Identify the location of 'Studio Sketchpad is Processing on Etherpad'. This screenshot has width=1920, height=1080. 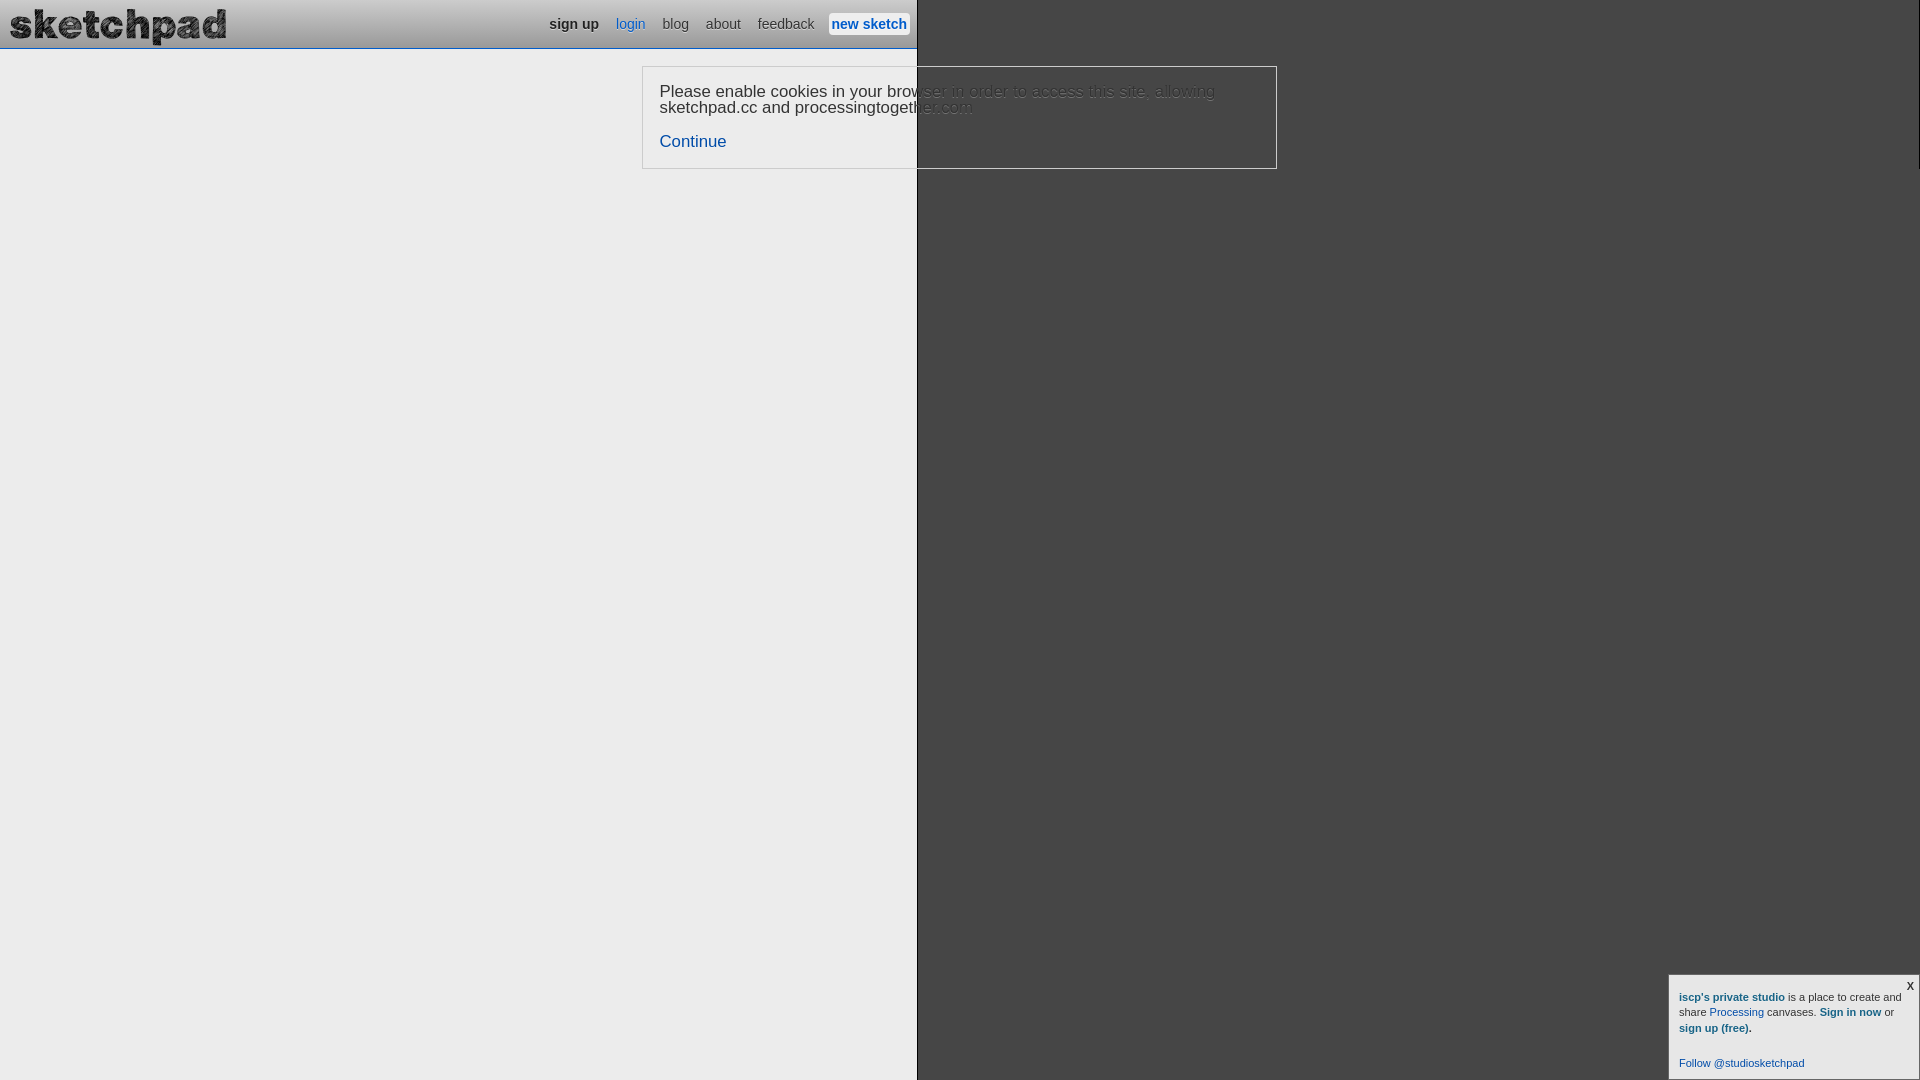
(118, 23).